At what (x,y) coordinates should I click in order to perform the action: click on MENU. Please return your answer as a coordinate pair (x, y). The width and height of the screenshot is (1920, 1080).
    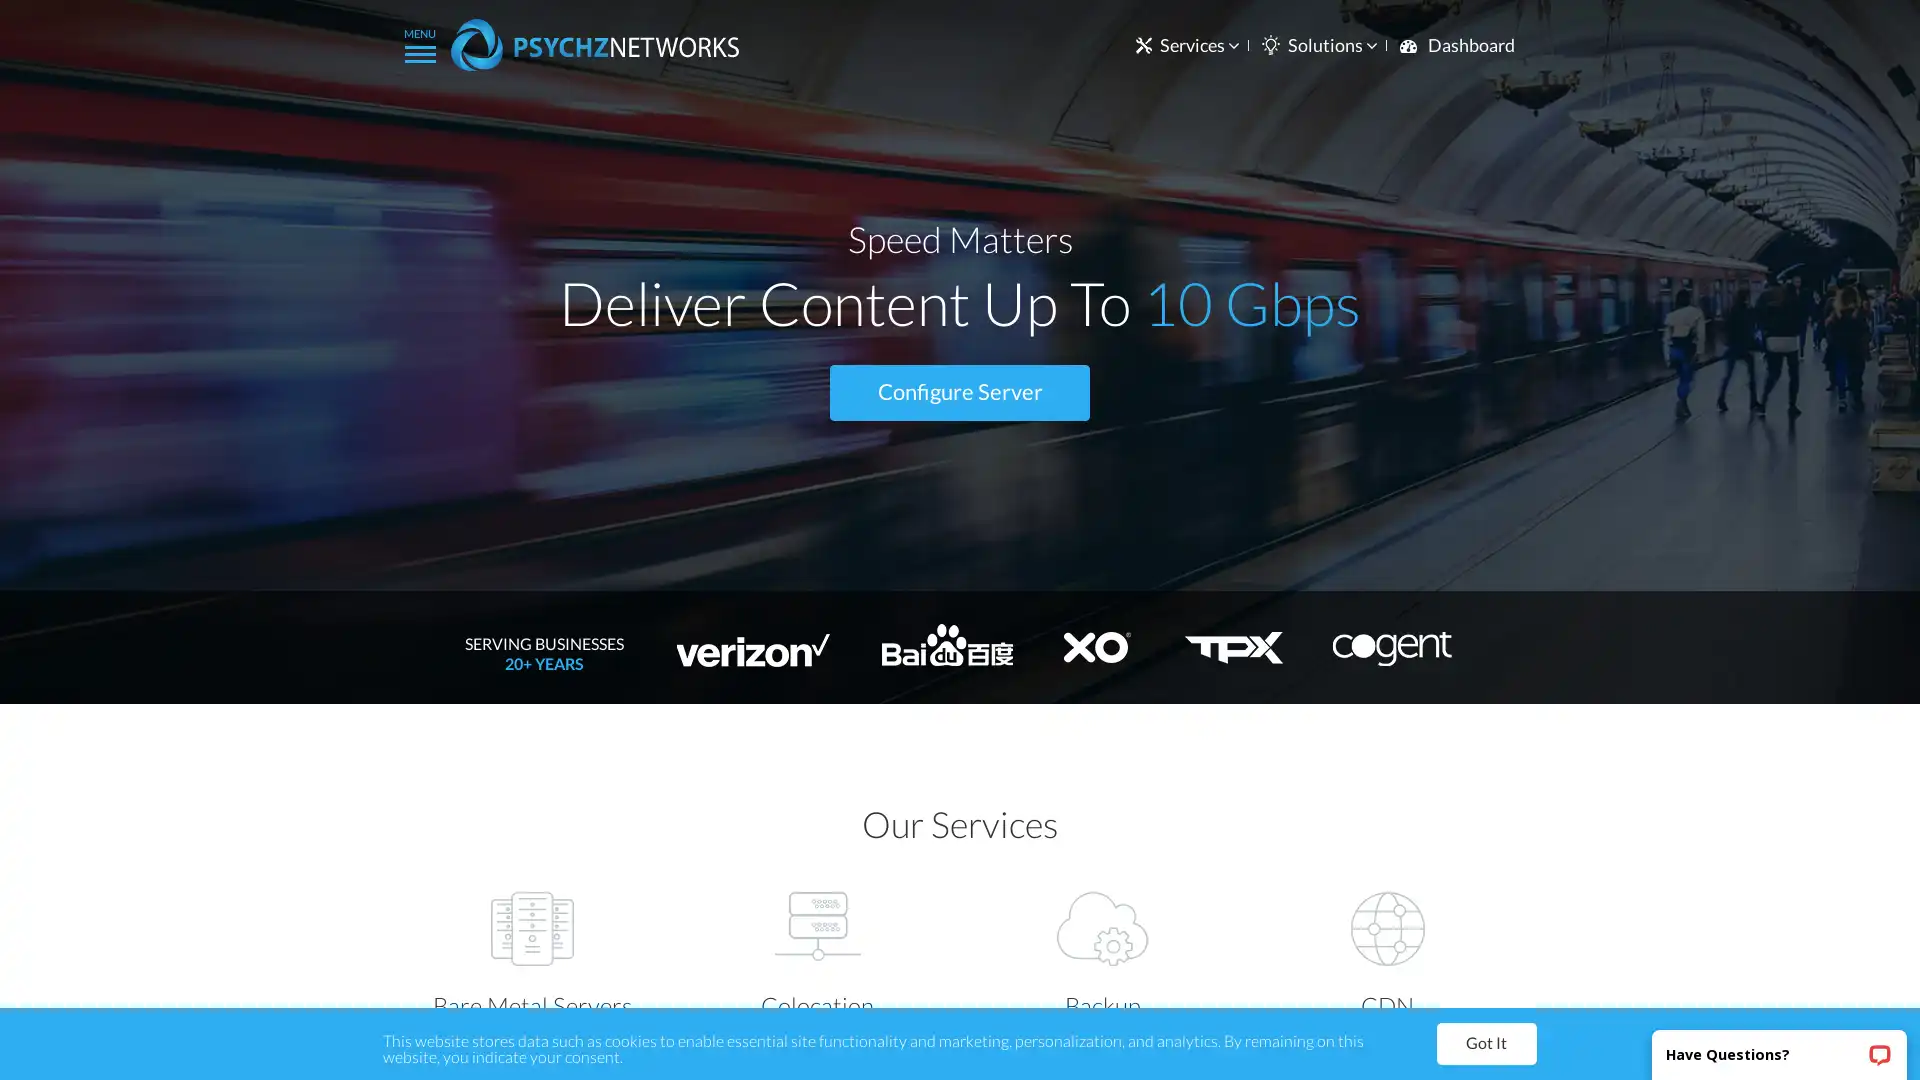
    Looking at the image, I should click on (419, 43).